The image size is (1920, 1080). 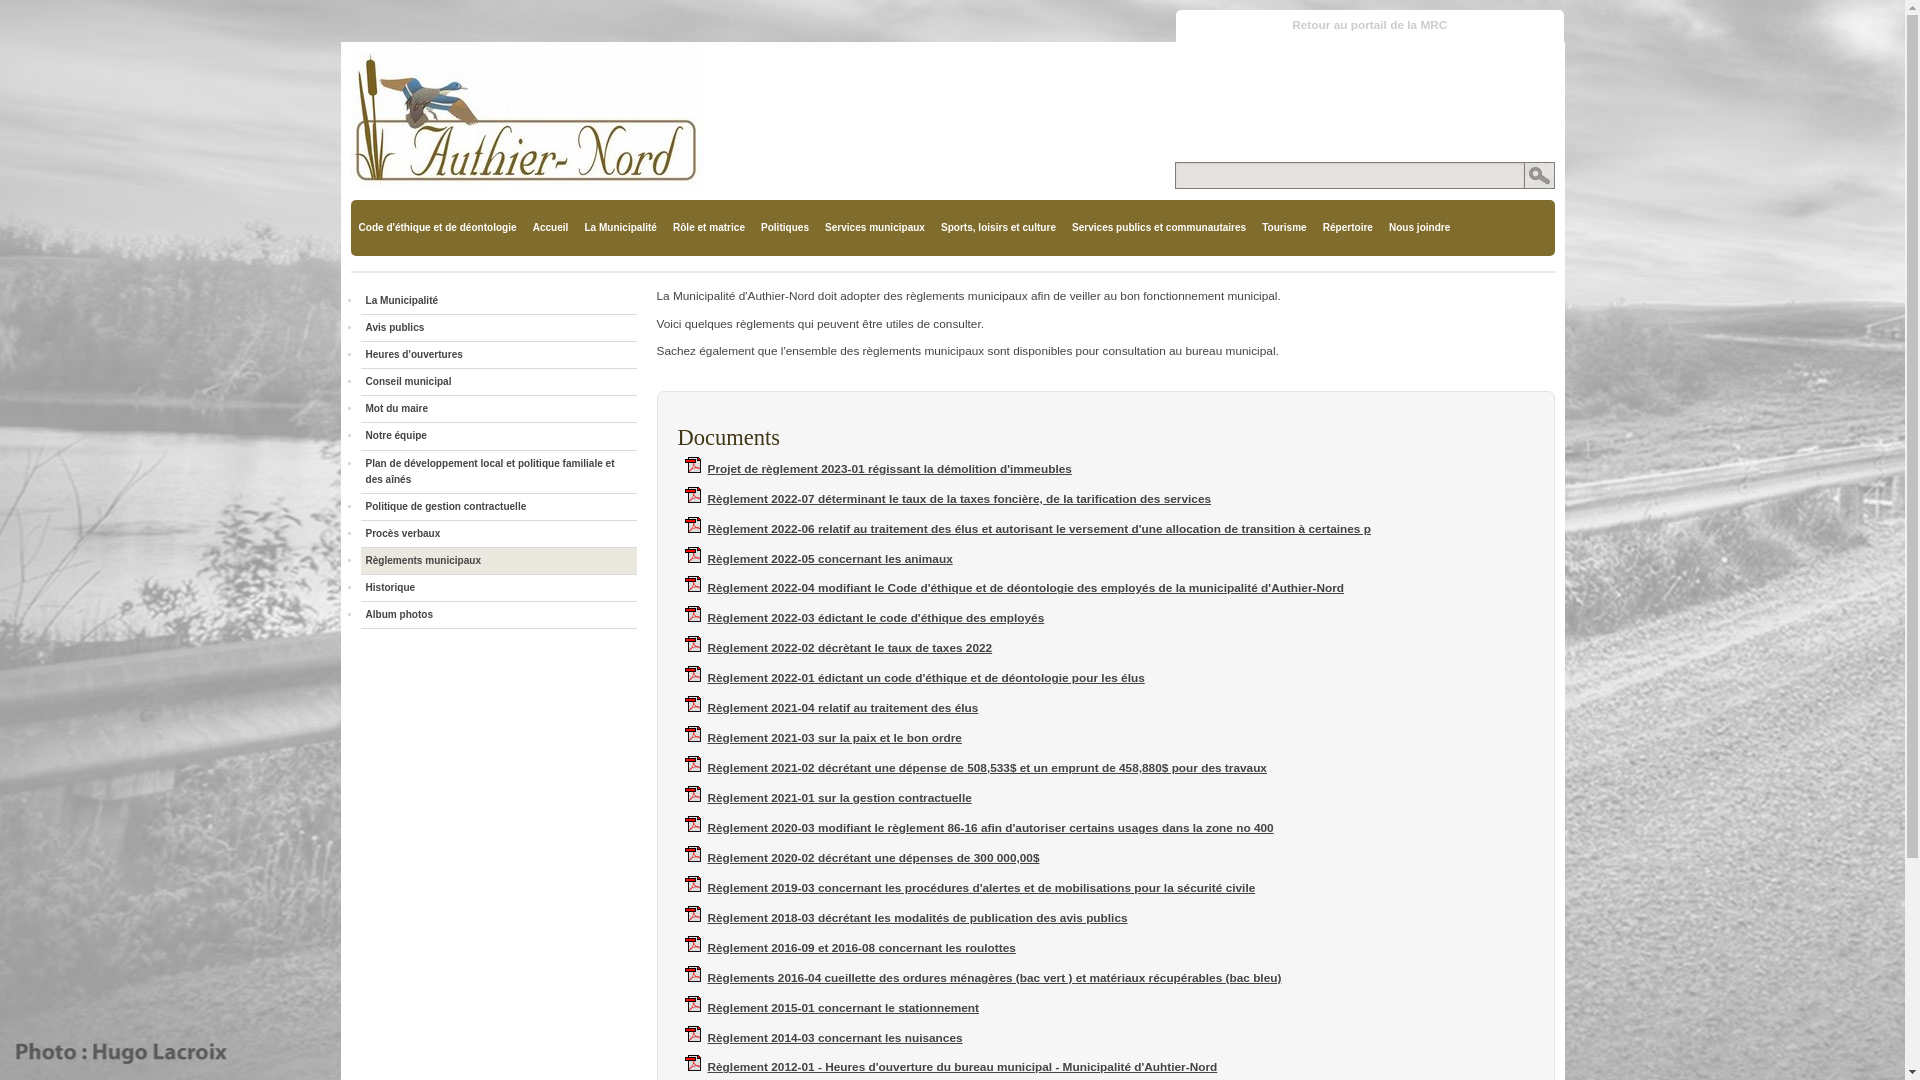 I want to click on 'Tourisme', so click(x=1283, y=226).